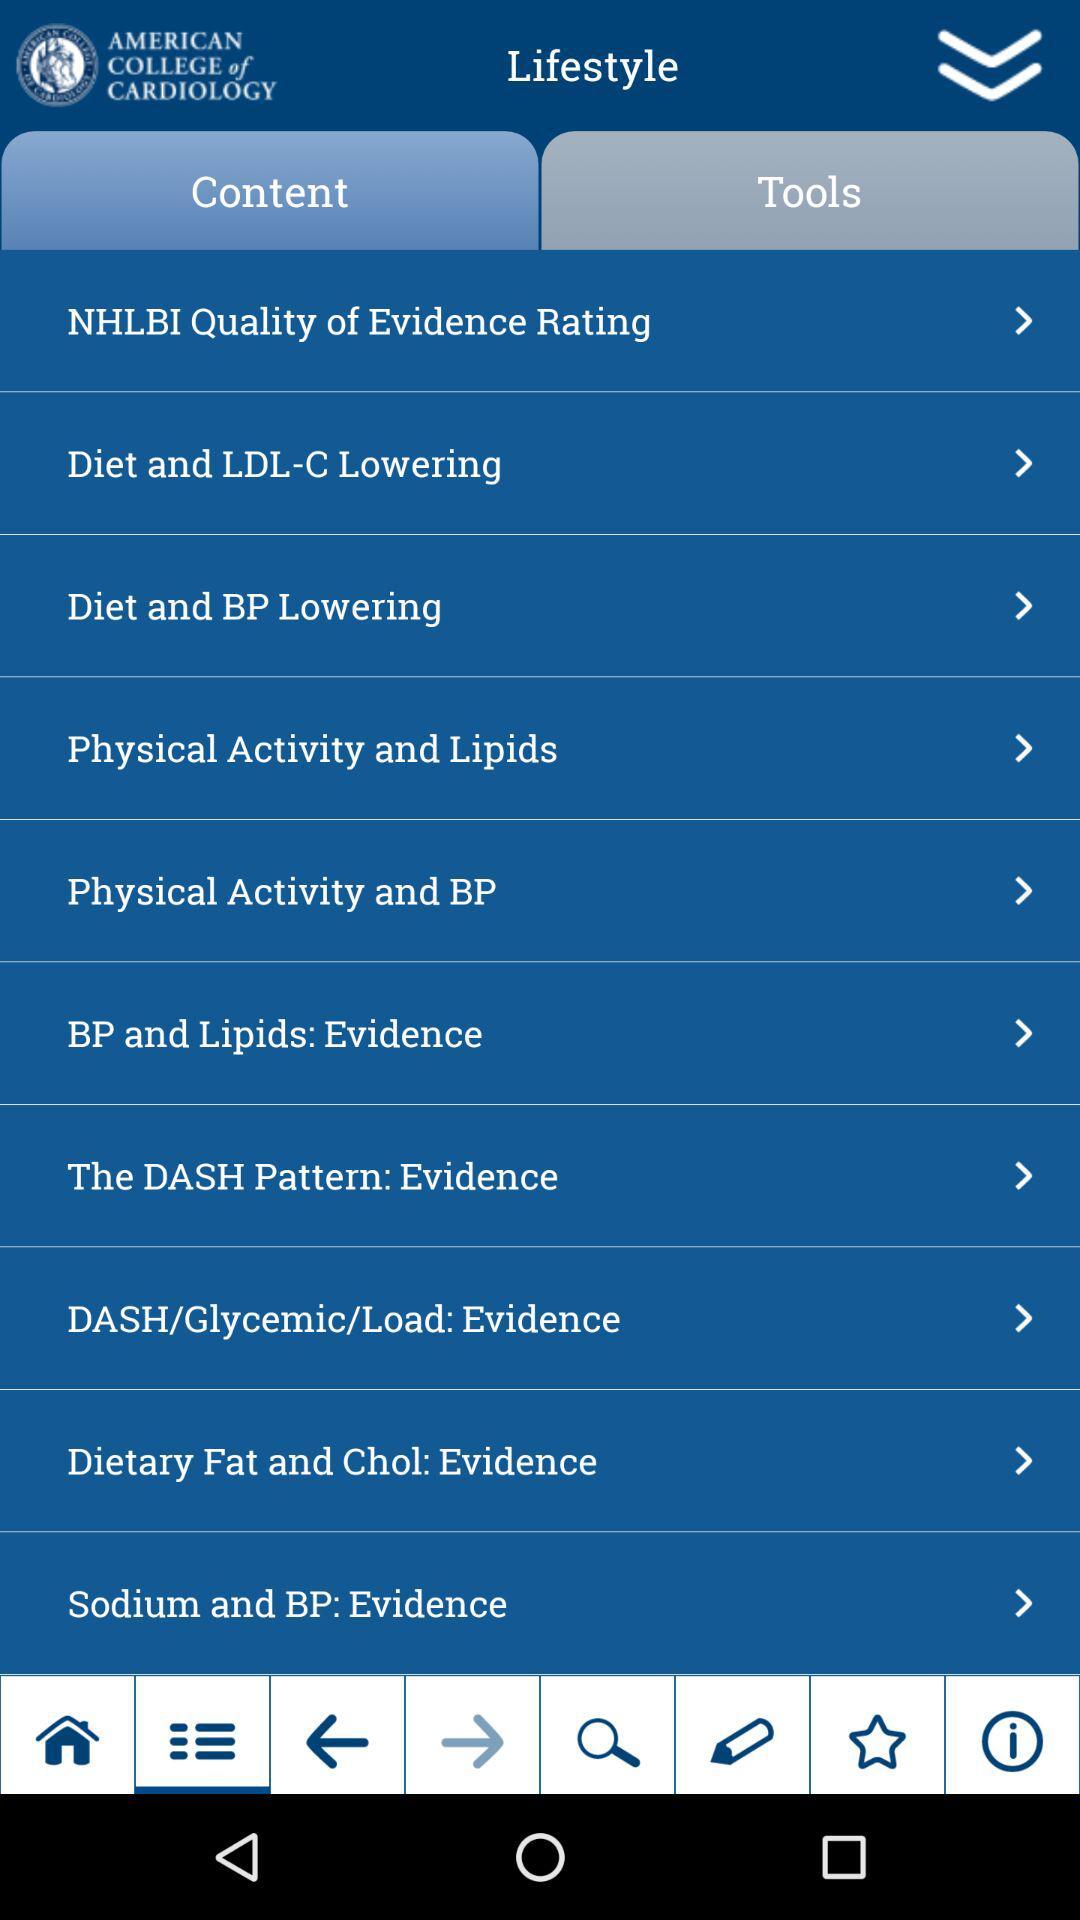  I want to click on the app below the bp and lipids app, so click(533, 1175).